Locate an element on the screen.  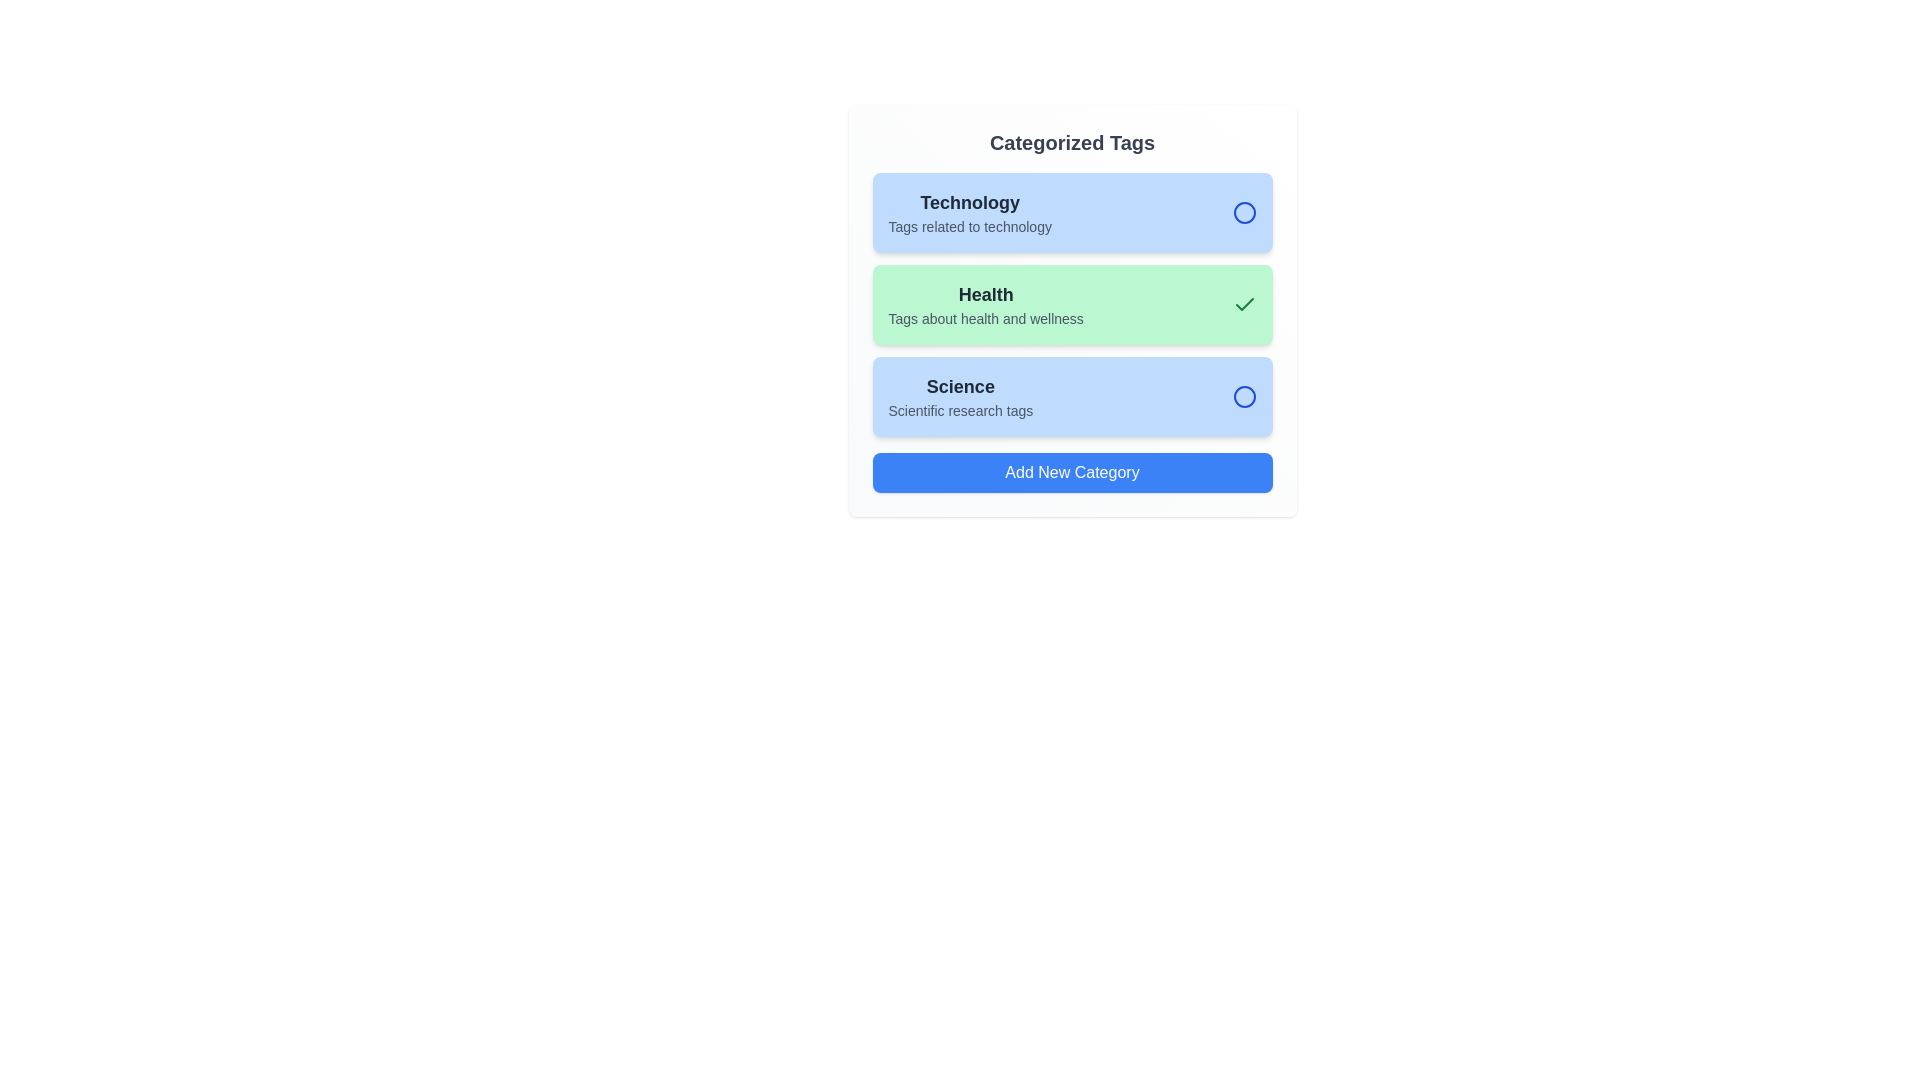
the category Science to observe the hover effect is located at coordinates (1071, 397).